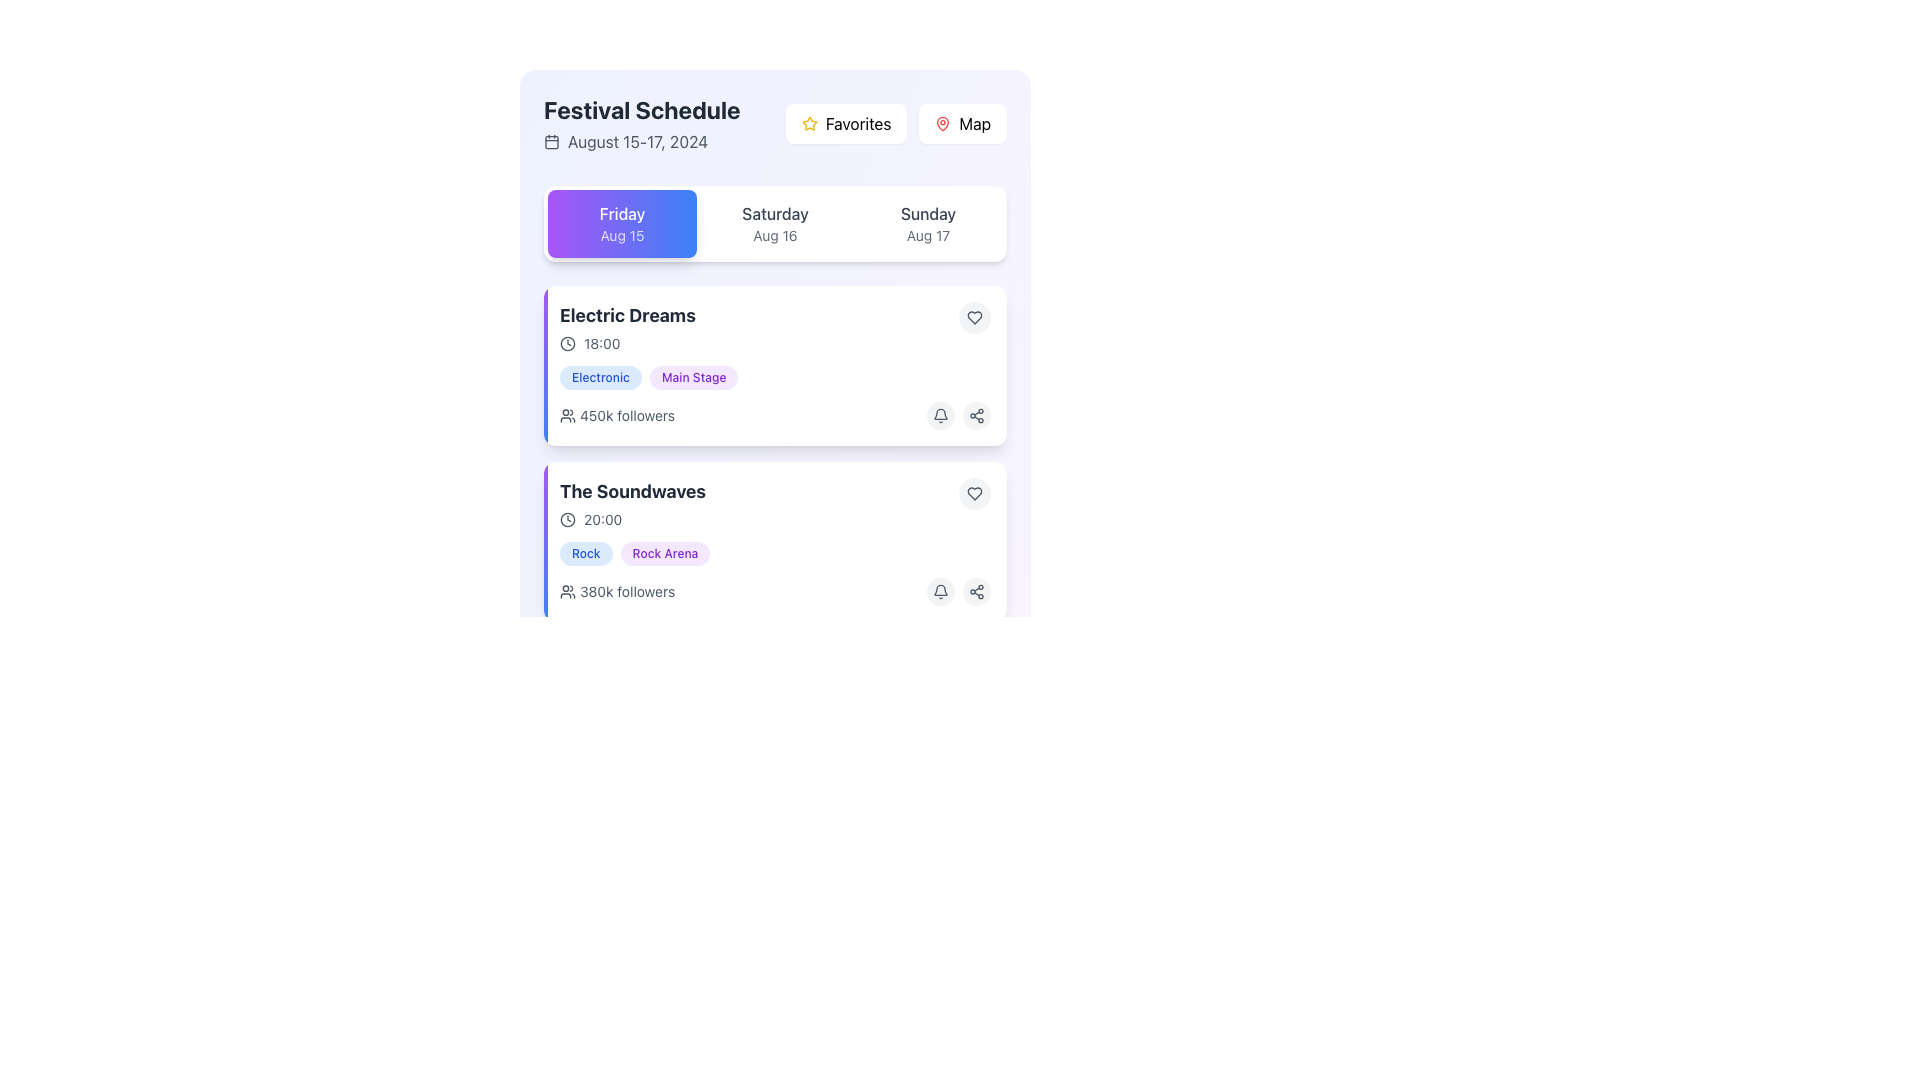 The width and height of the screenshot is (1920, 1080). What do you see at coordinates (566, 519) in the screenshot?
I see `SVG Circle graphic representing the clock face in the Friday schedule section of the application using developer tools` at bounding box center [566, 519].